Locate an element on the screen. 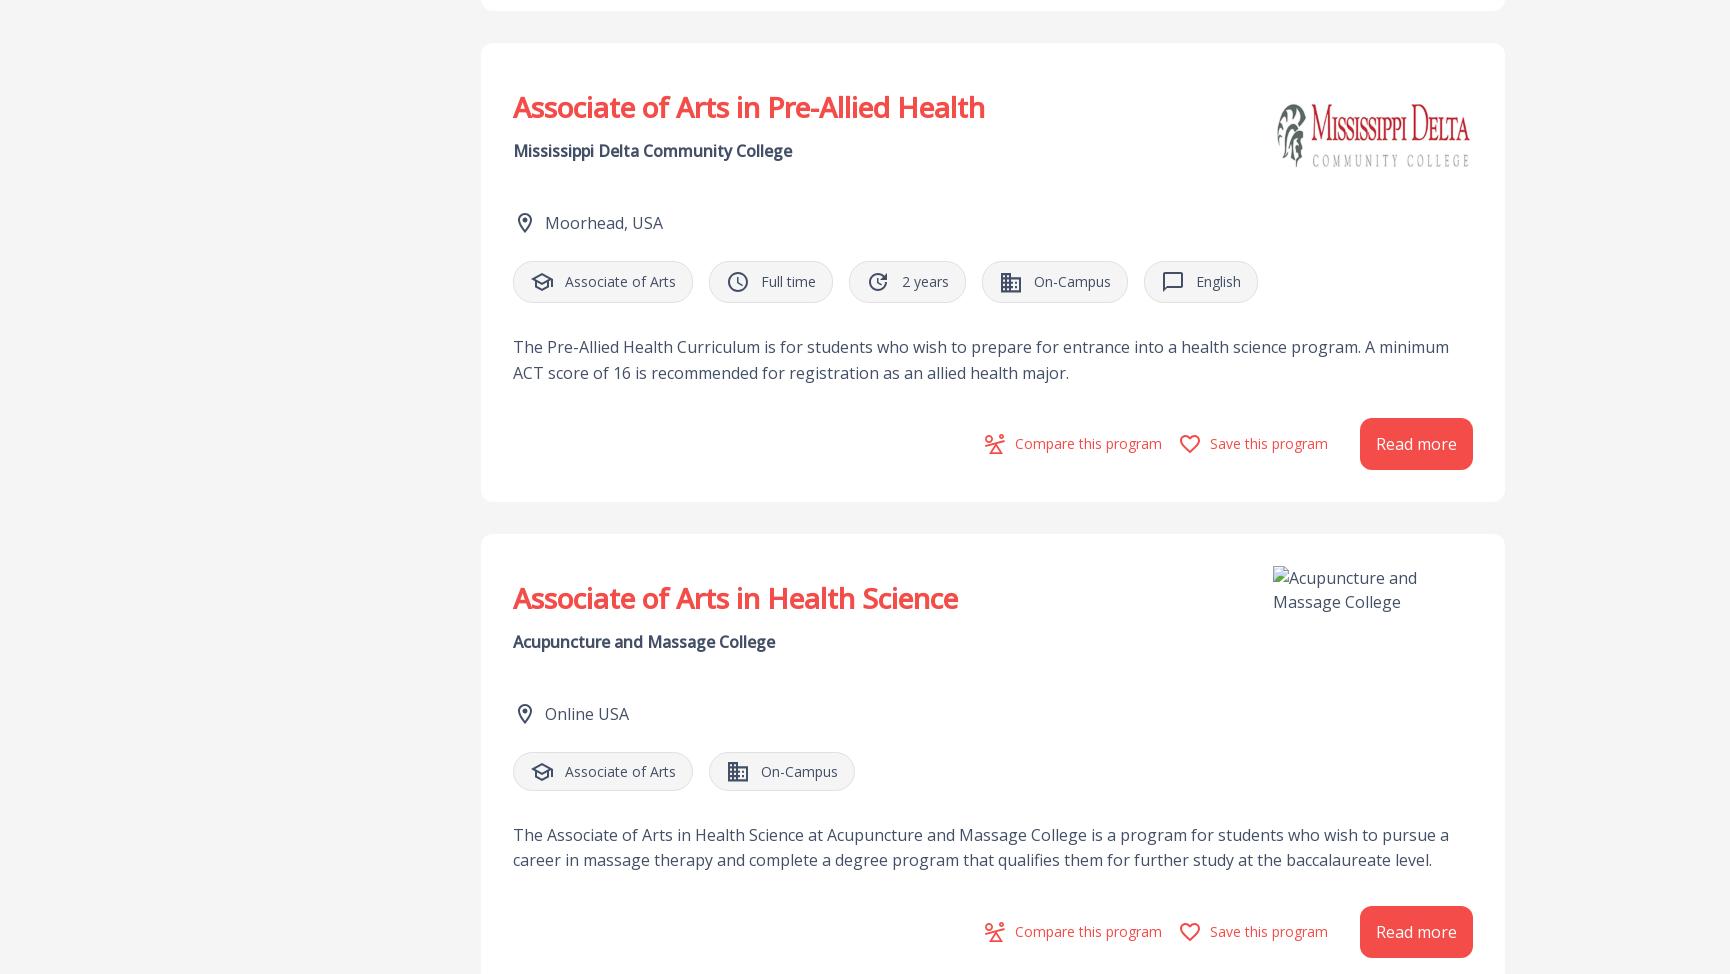  'Associate of Arts in Health Science' is located at coordinates (734, 597).